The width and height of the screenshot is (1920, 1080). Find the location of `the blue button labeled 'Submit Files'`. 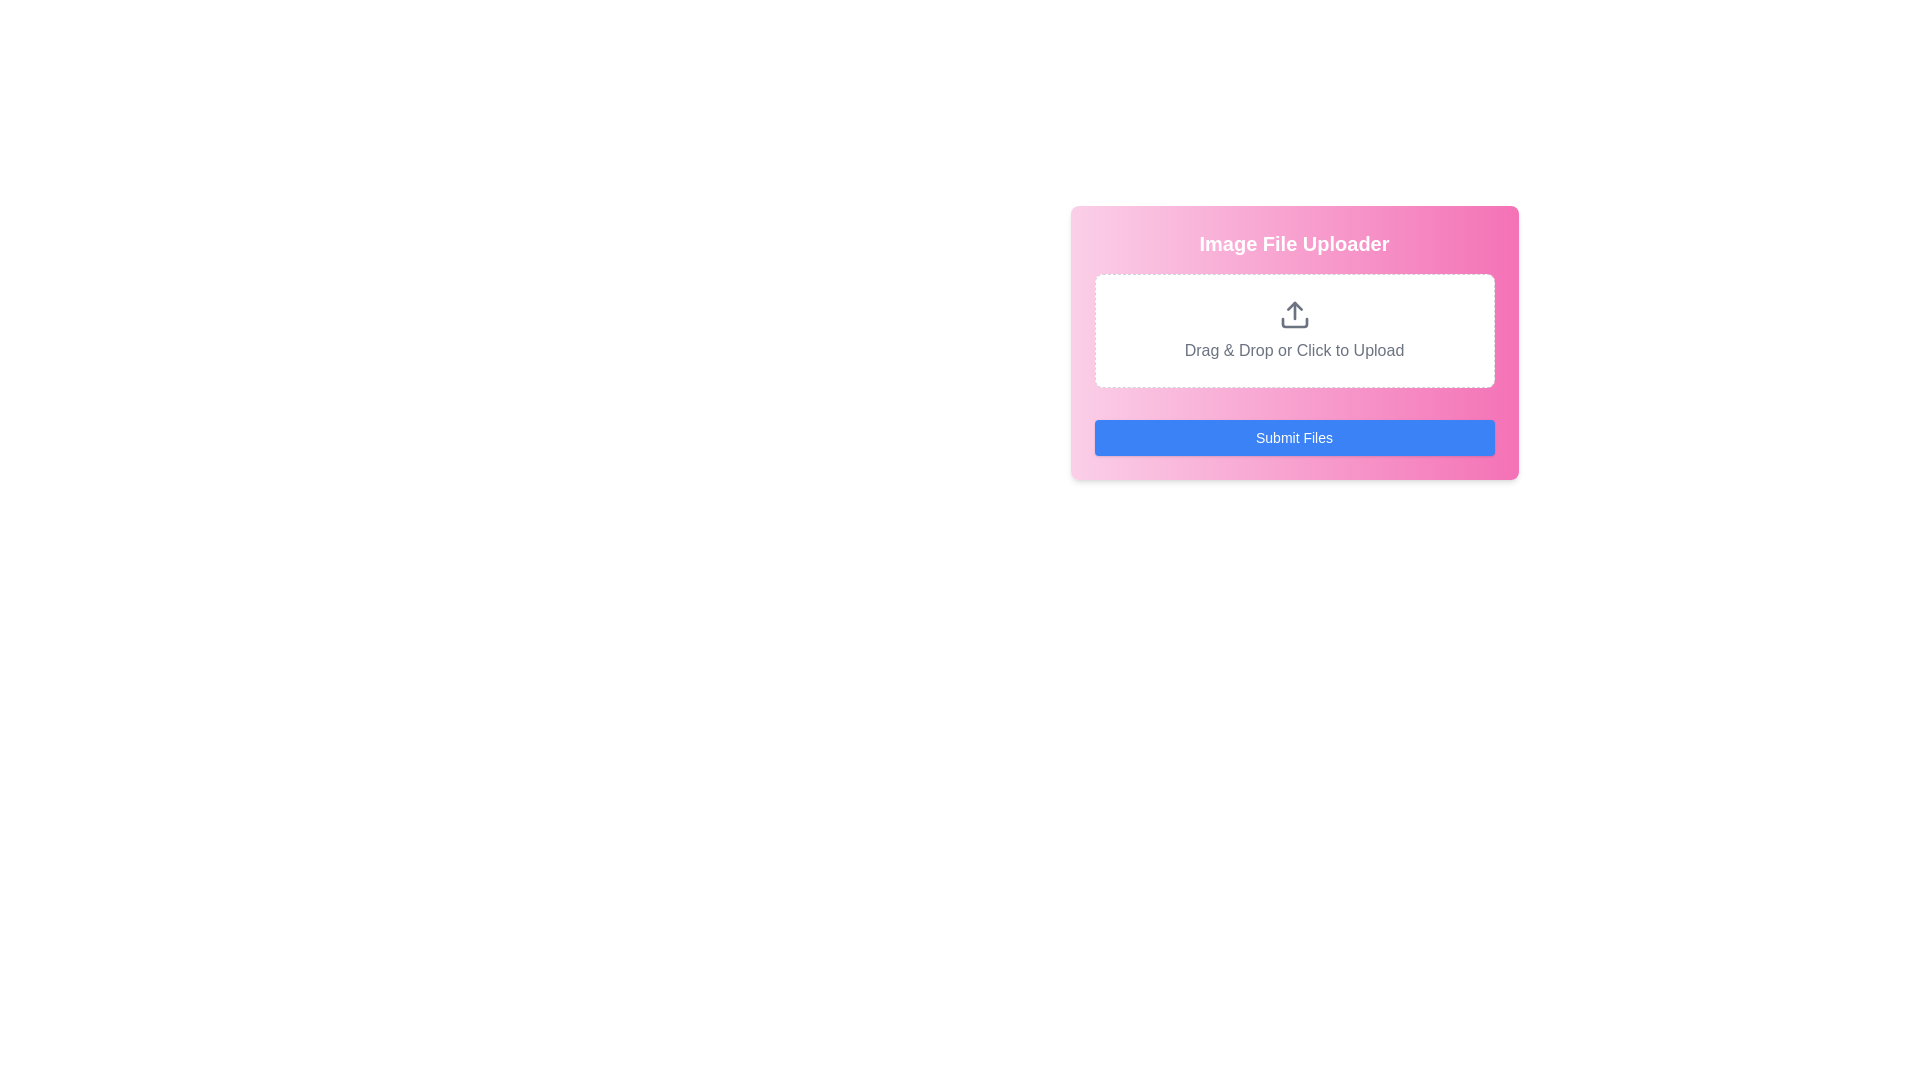

the blue button labeled 'Submit Files' is located at coordinates (1294, 437).